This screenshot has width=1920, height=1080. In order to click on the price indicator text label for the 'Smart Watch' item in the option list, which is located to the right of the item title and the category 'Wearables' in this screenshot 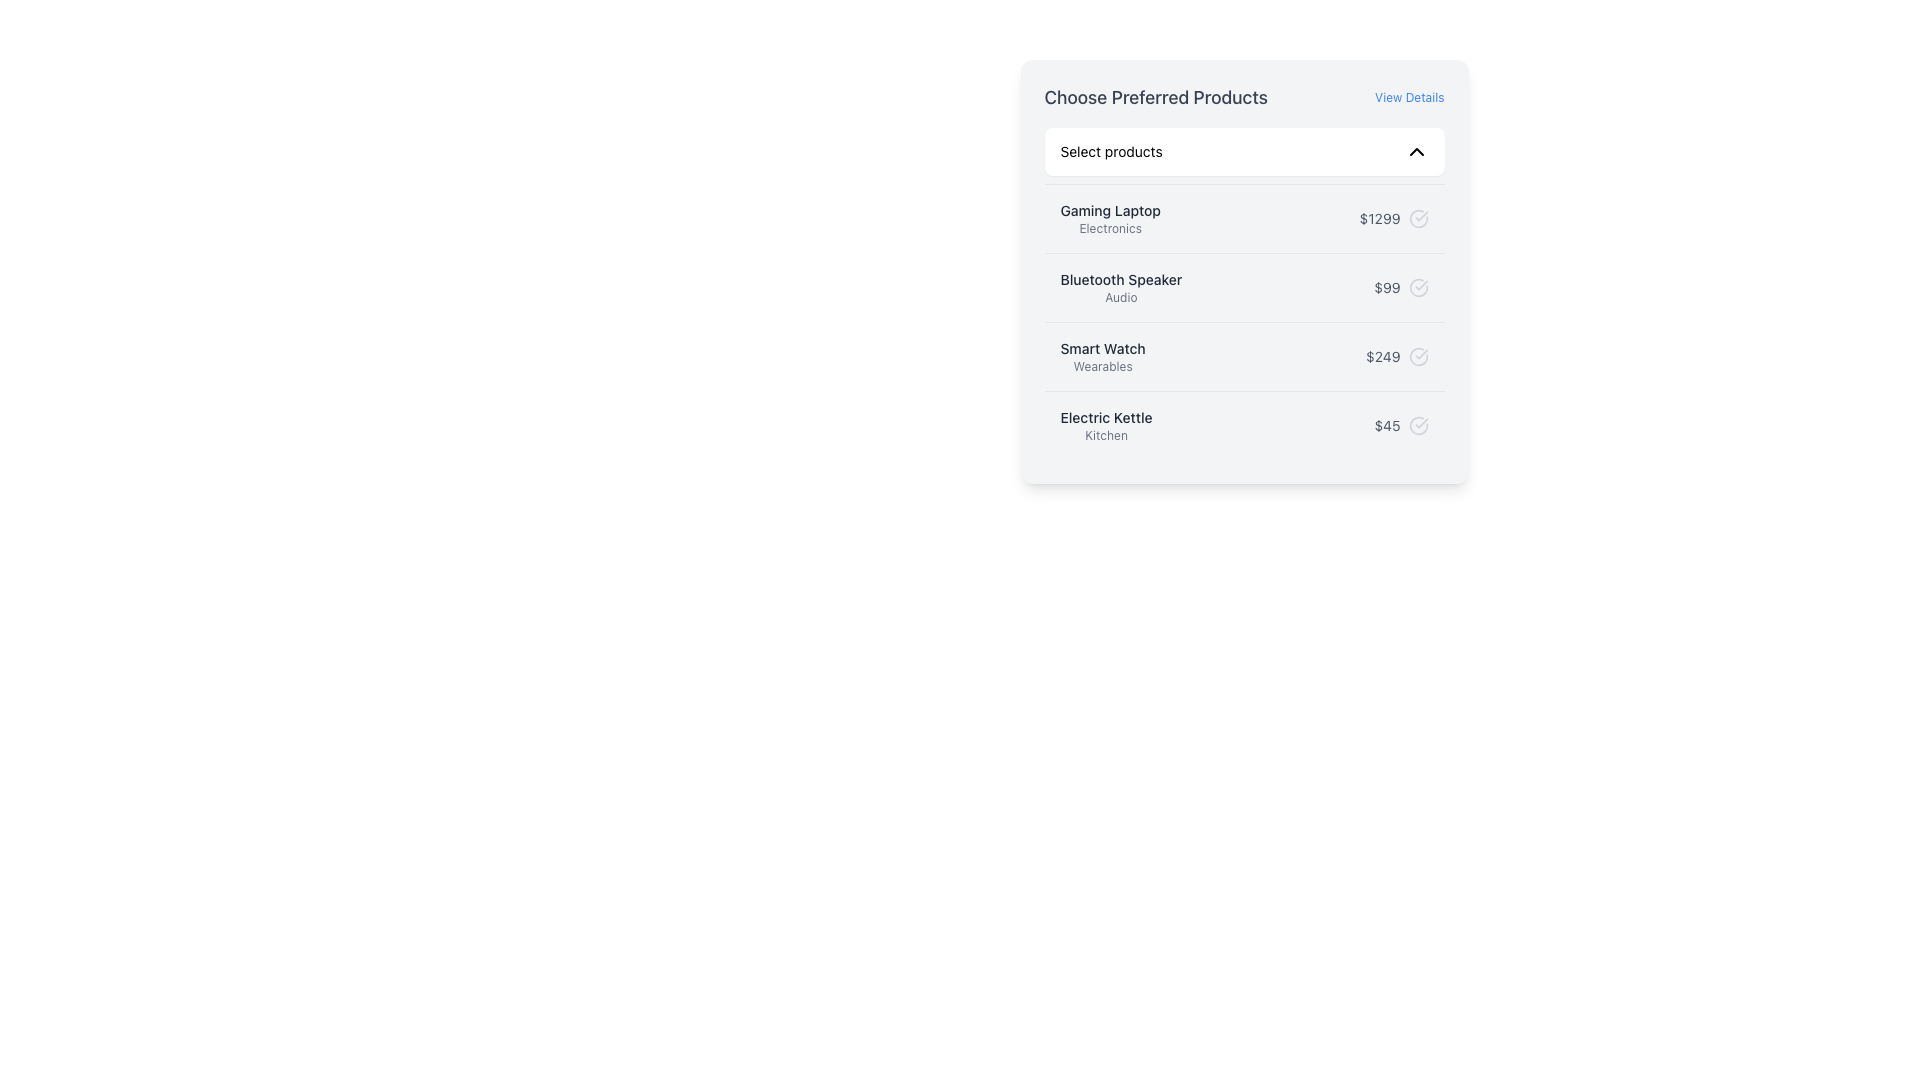, I will do `click(1382, 356)`.